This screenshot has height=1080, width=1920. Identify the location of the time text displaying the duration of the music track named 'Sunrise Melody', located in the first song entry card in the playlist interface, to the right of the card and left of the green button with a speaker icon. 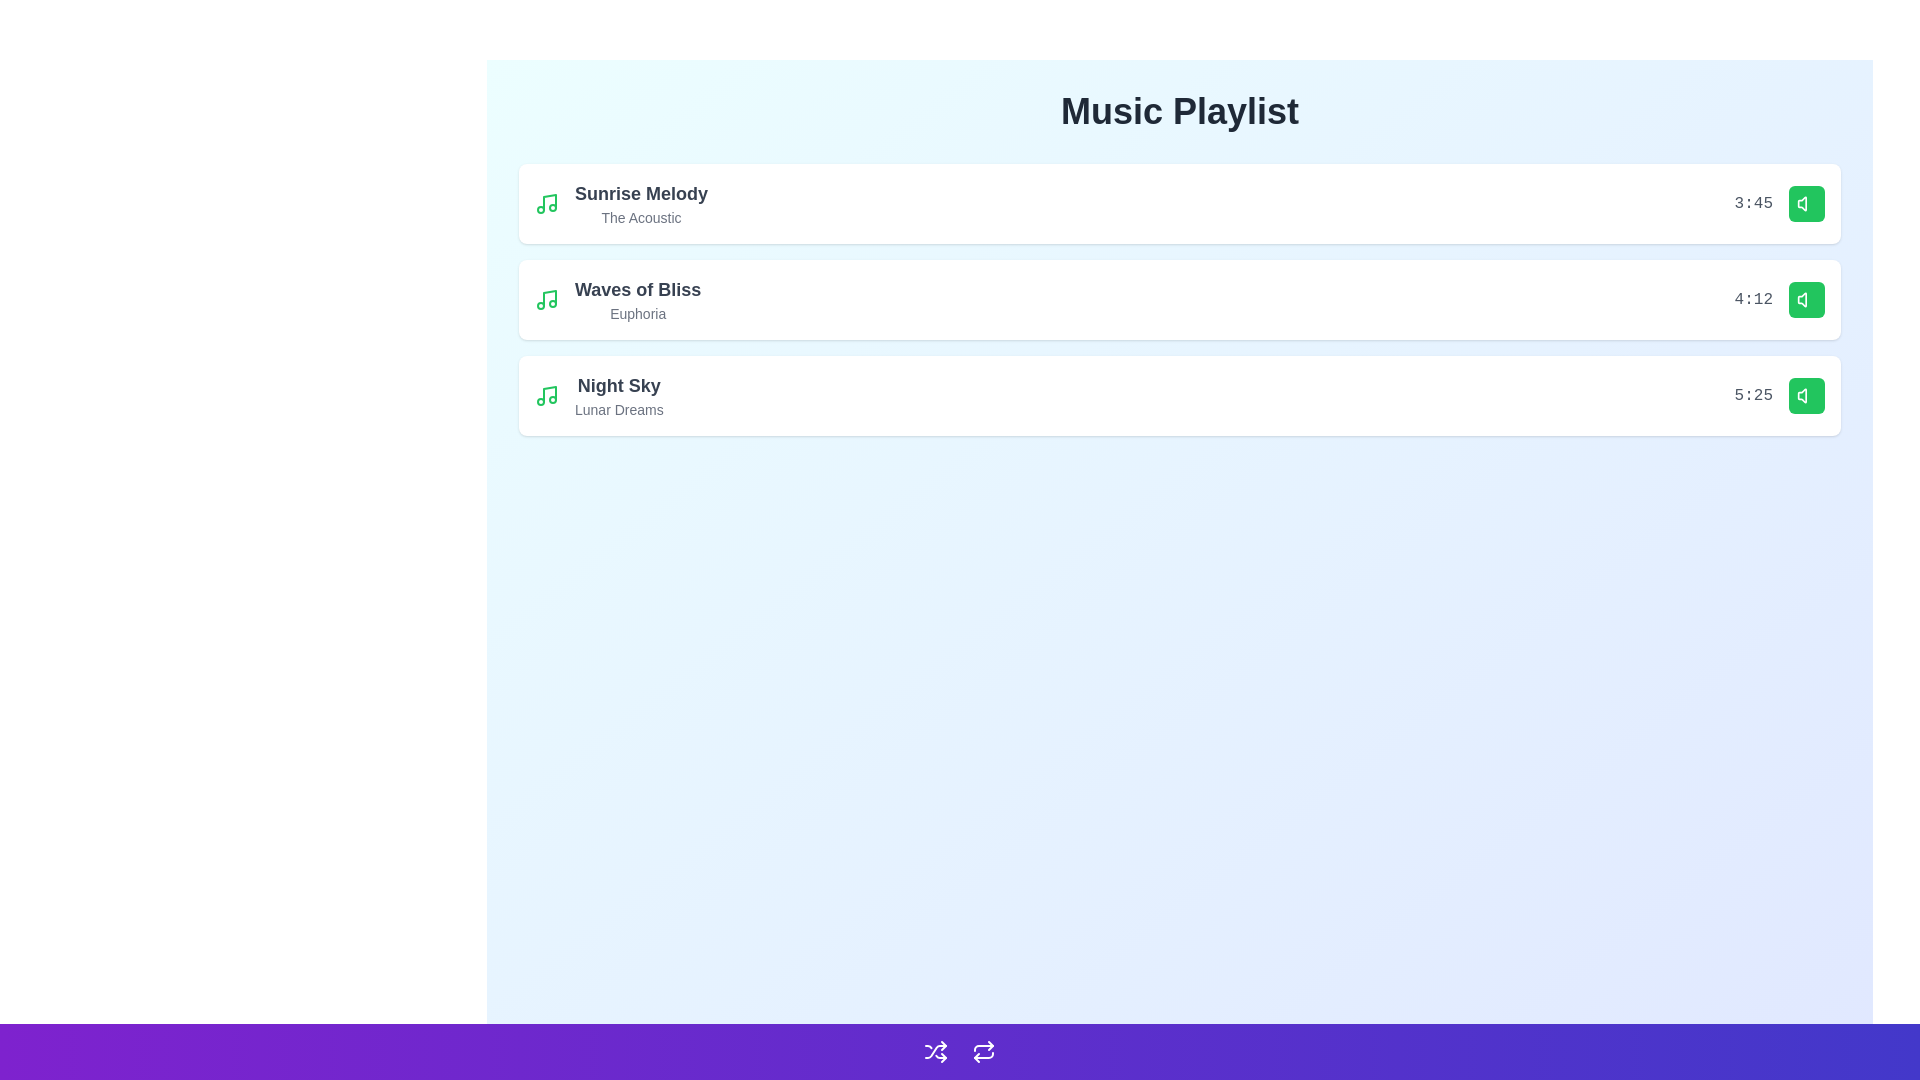
(1779, 204).